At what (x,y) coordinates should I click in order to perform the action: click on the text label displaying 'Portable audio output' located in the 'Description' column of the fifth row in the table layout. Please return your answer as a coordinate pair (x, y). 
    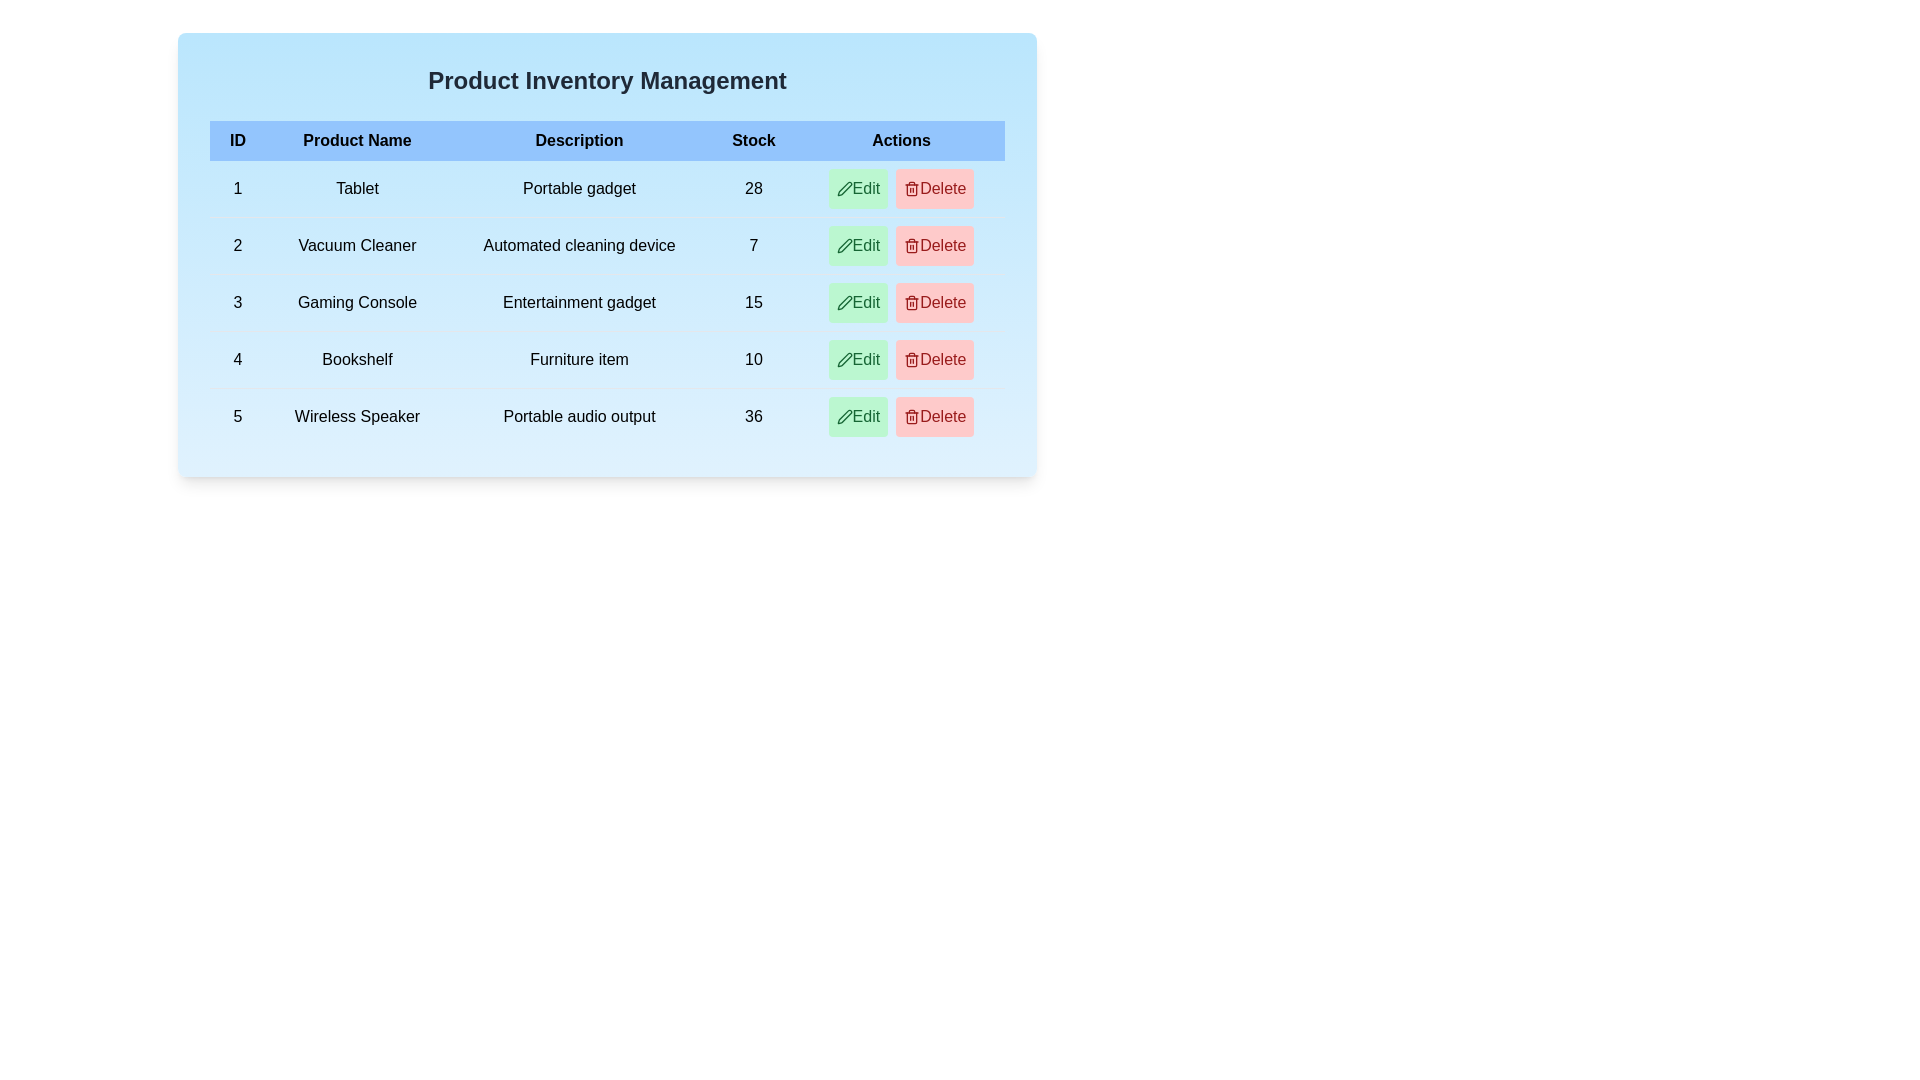
    Looking at the image, I should click on (578, 415).